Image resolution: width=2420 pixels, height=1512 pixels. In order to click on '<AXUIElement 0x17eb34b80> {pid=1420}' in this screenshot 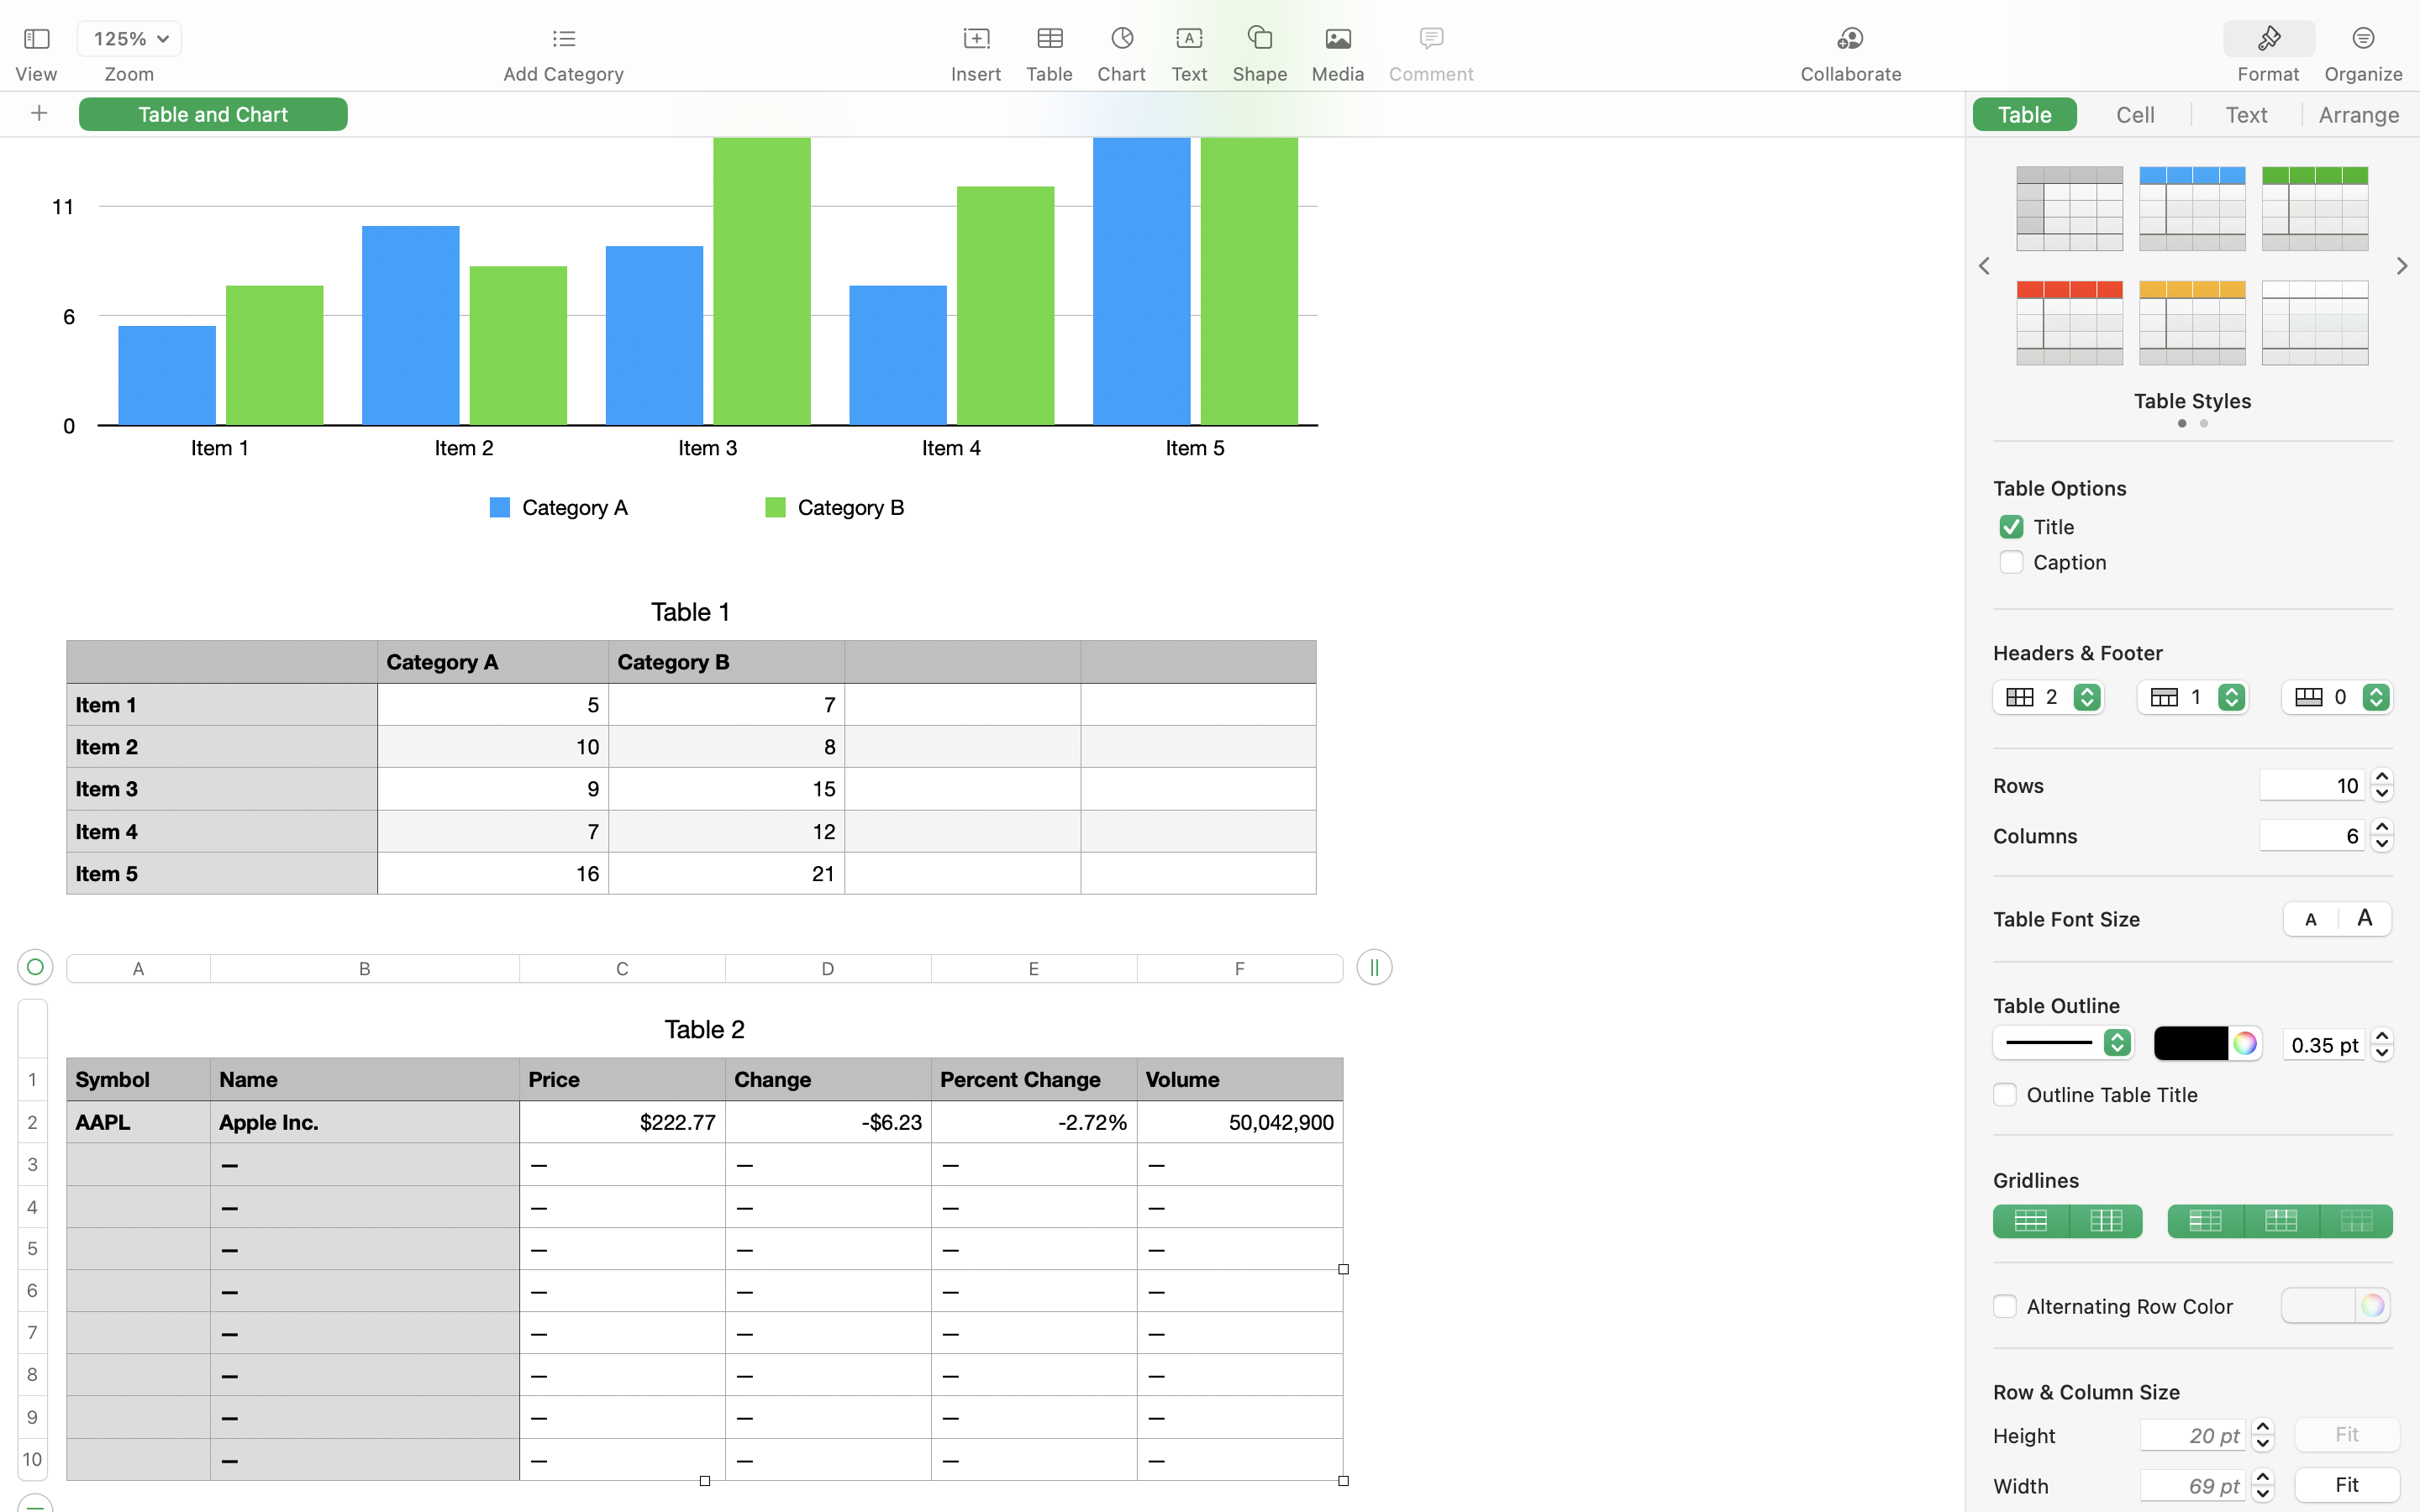, I will do `click(2317, 38)`.